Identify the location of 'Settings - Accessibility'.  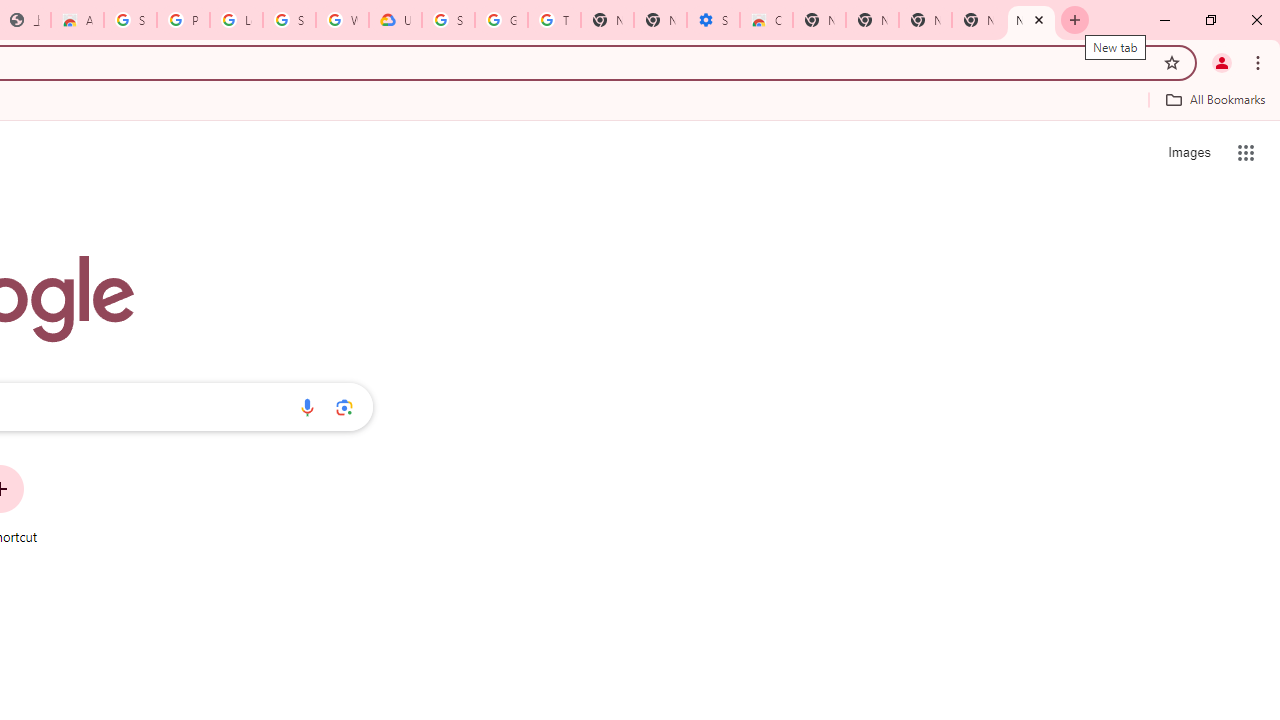
(713, 20).